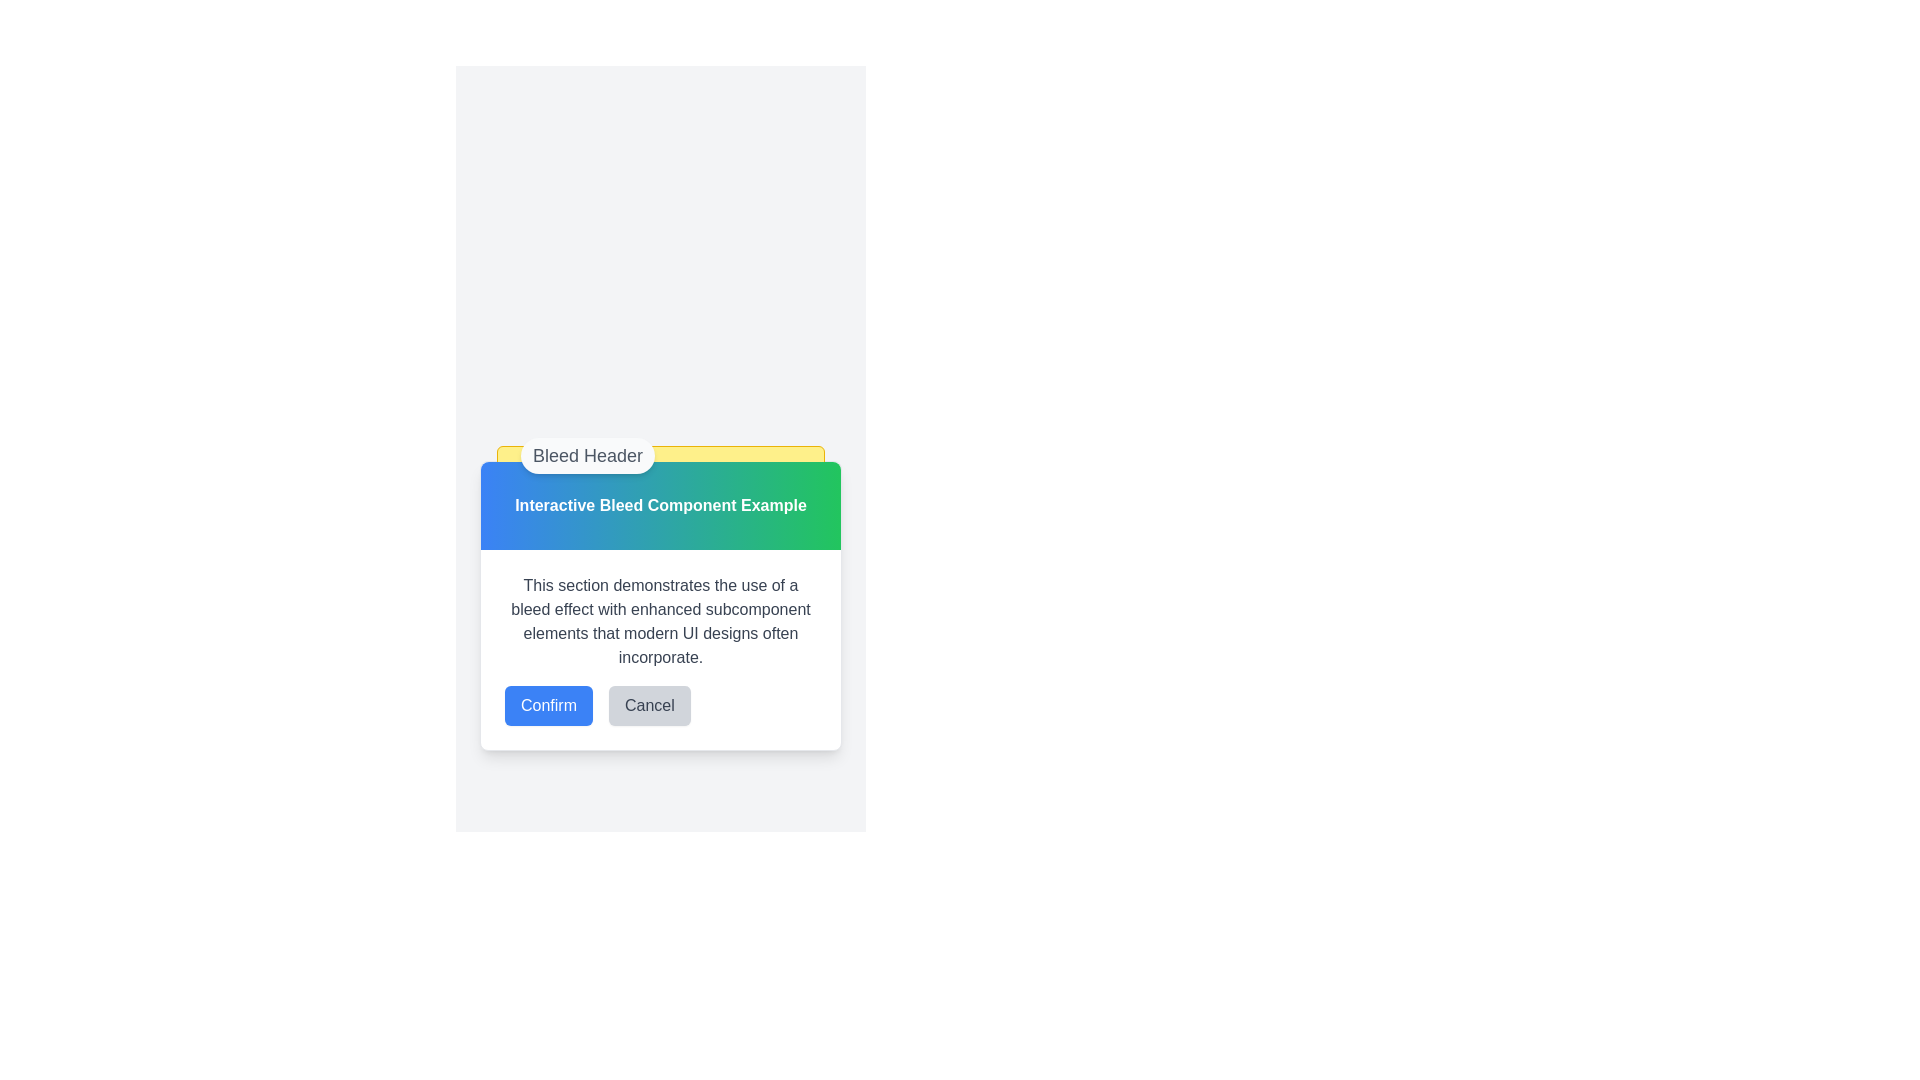 This screenshot has height=1080, width=1920. I want to click on the 'Cancel' button, which is the second button in a pair located in the lower section of the modal with a gray background and rounded corners, so click(649, 704).